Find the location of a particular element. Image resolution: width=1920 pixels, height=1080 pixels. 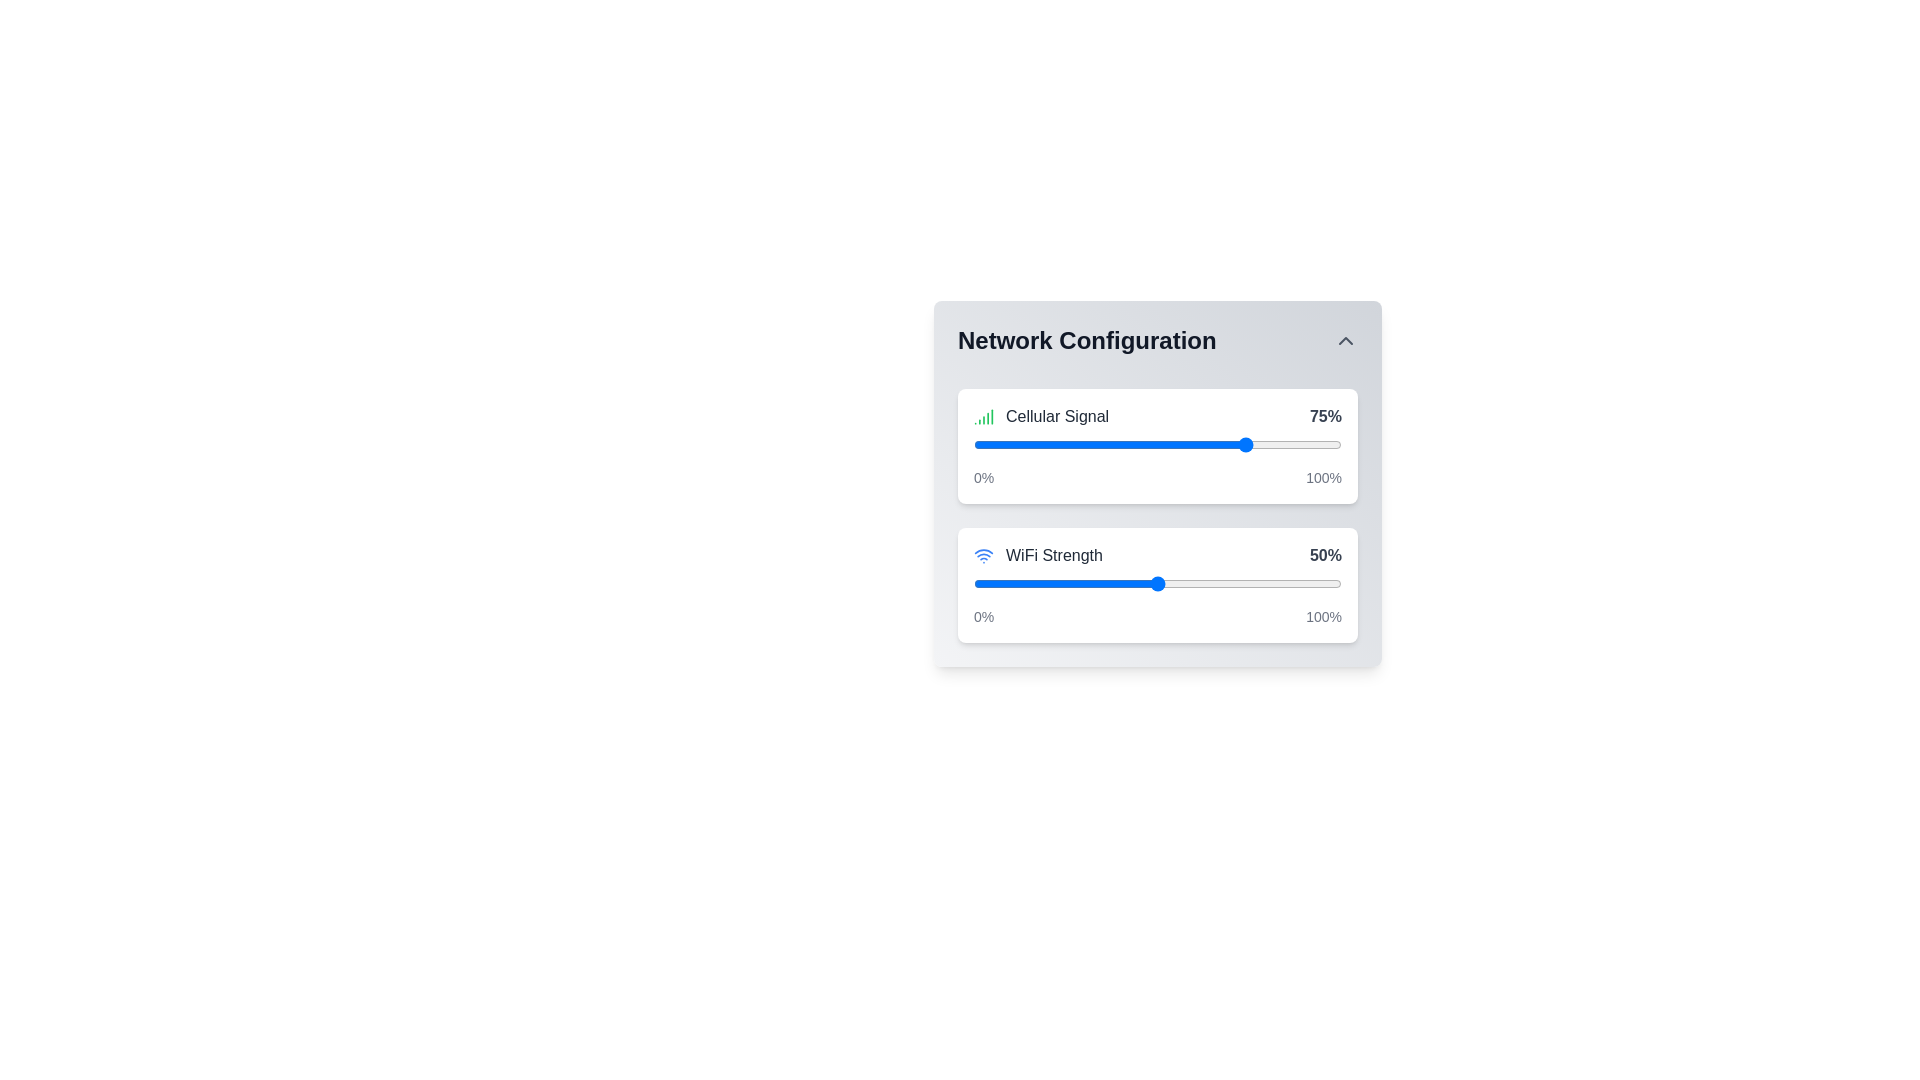

the cellular signal strength is located at coordinates (992, 443).